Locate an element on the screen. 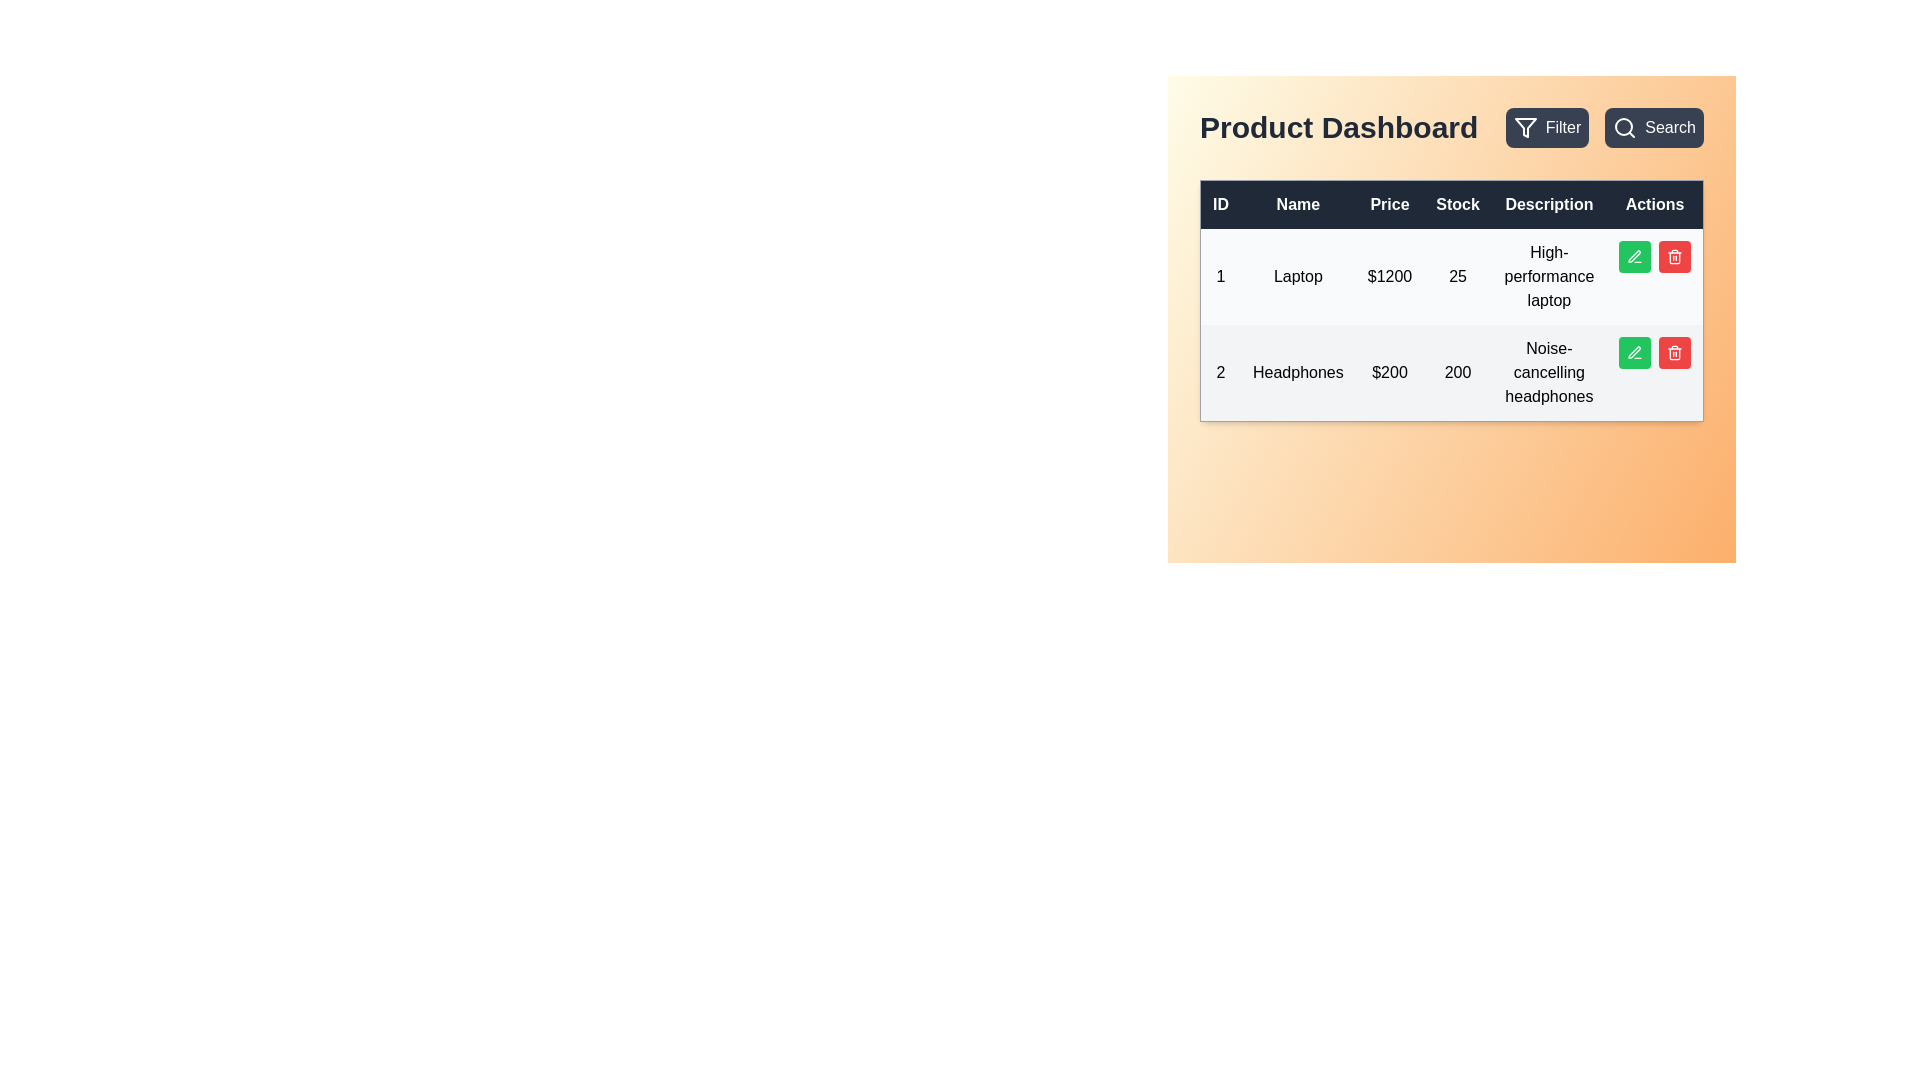  the Text Display element located at the leftmost side of the second row in the data table, which serves as a row identifier in the 'ID' column is located at coordinates (1219, 373).